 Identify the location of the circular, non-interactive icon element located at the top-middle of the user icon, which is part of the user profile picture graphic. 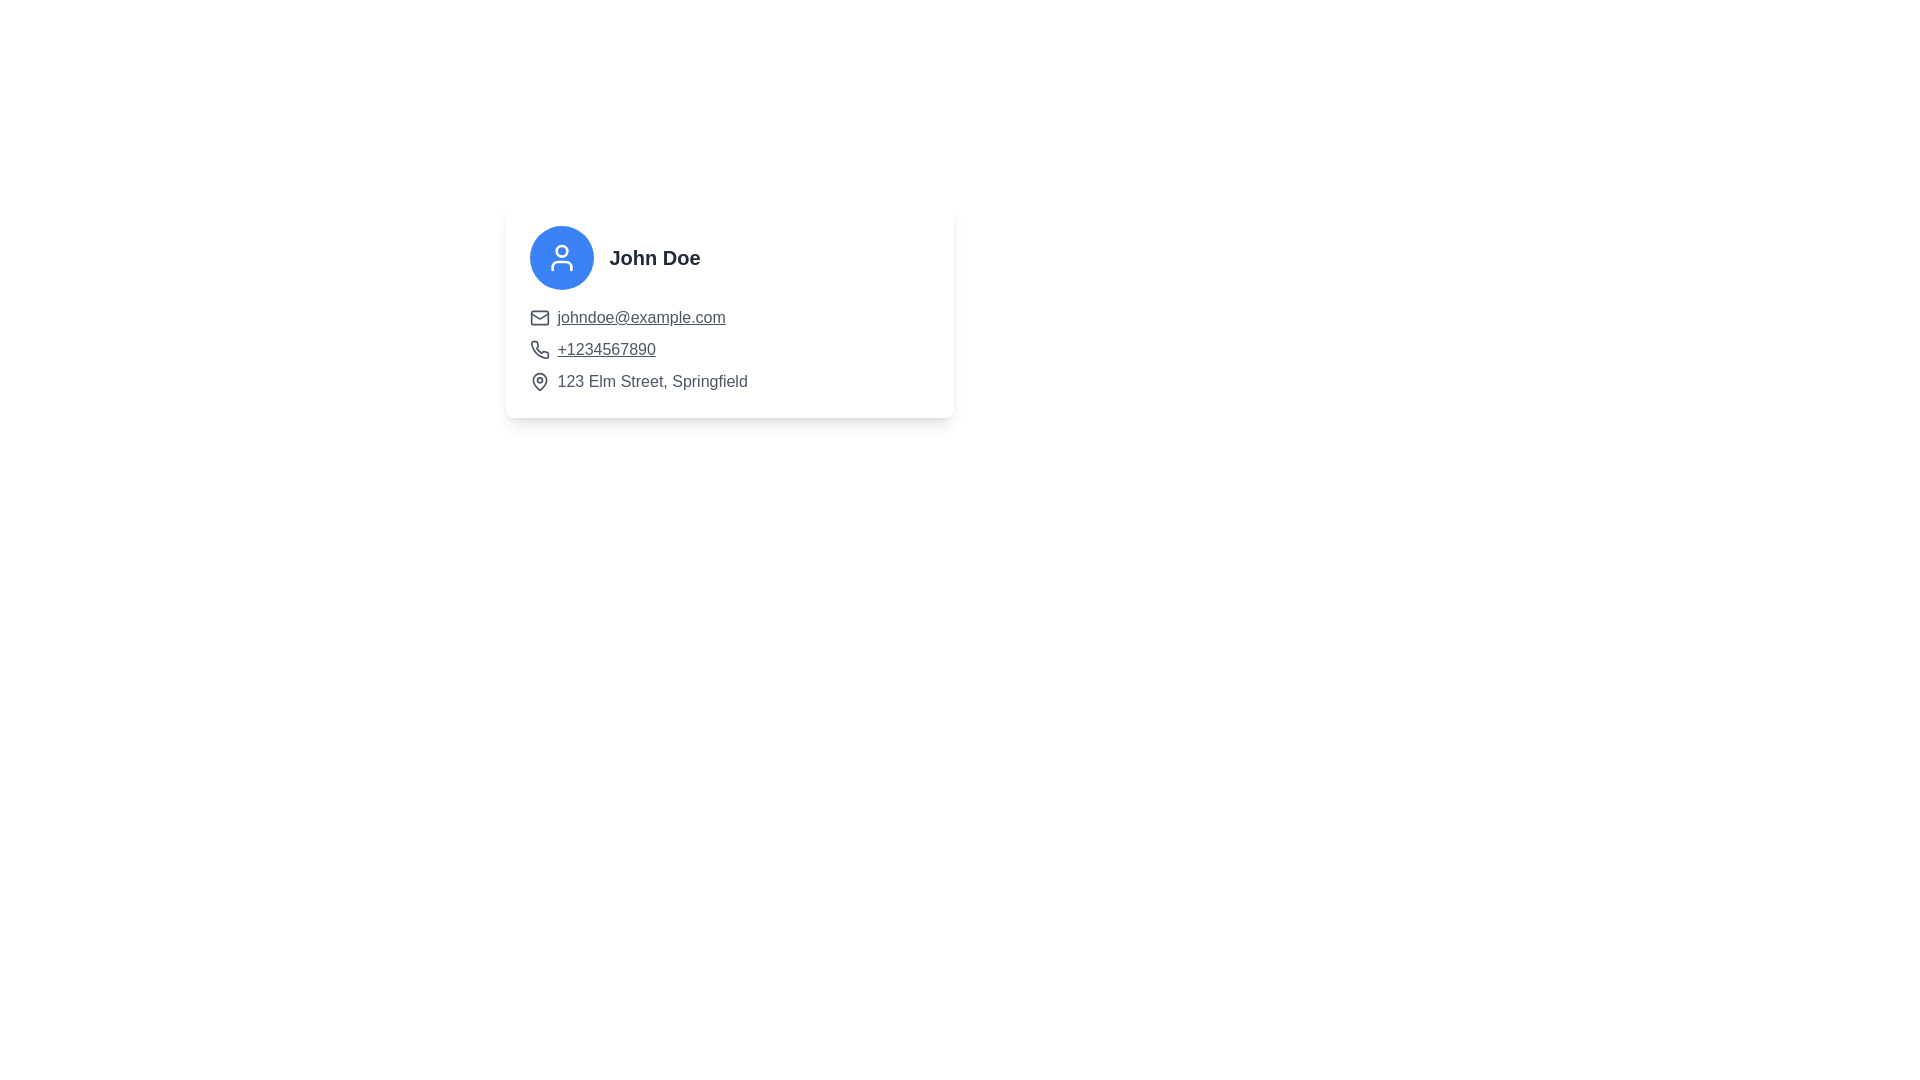
(560, 250).